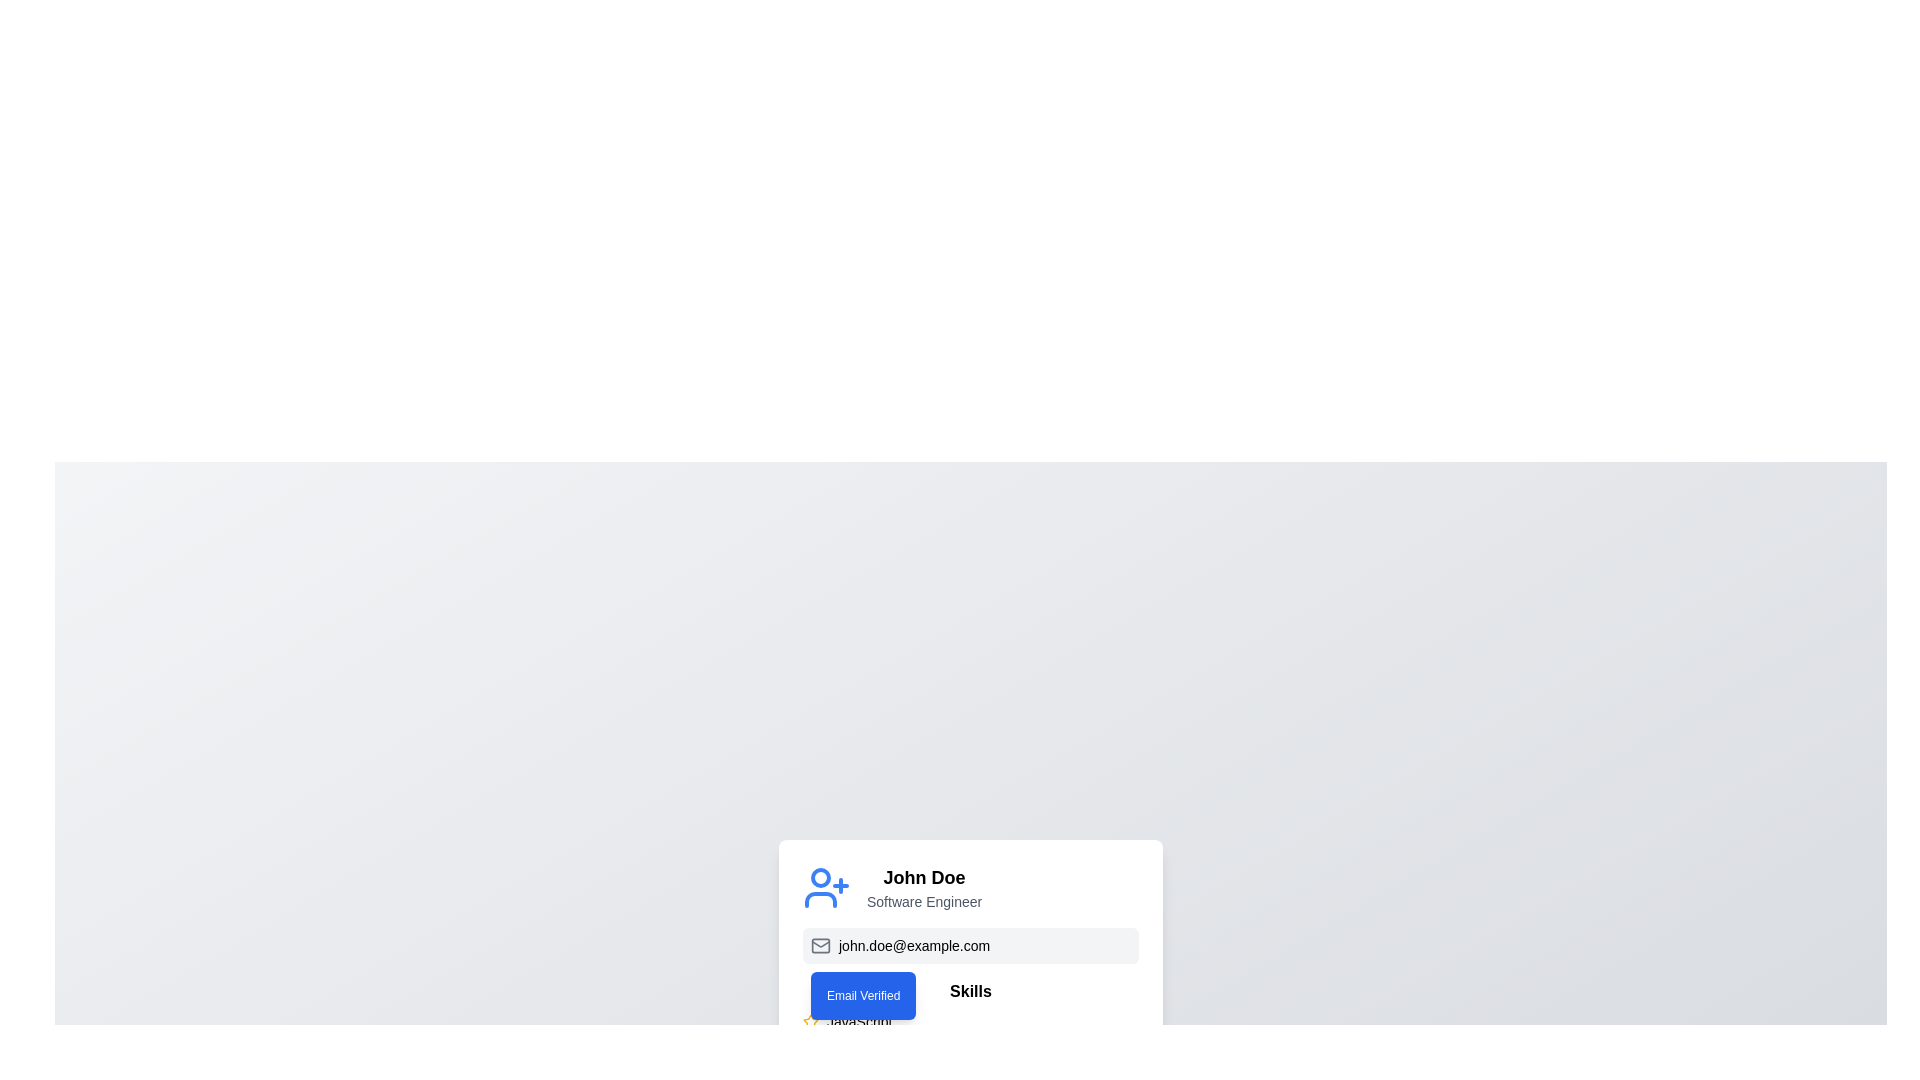 This screenshot has width=1920, height=1080. I want to click on the user icon with a plus symbol, styled in blue, located in the profile section next to 'John Doe' and 'Software Engineer', so click(826, 886).